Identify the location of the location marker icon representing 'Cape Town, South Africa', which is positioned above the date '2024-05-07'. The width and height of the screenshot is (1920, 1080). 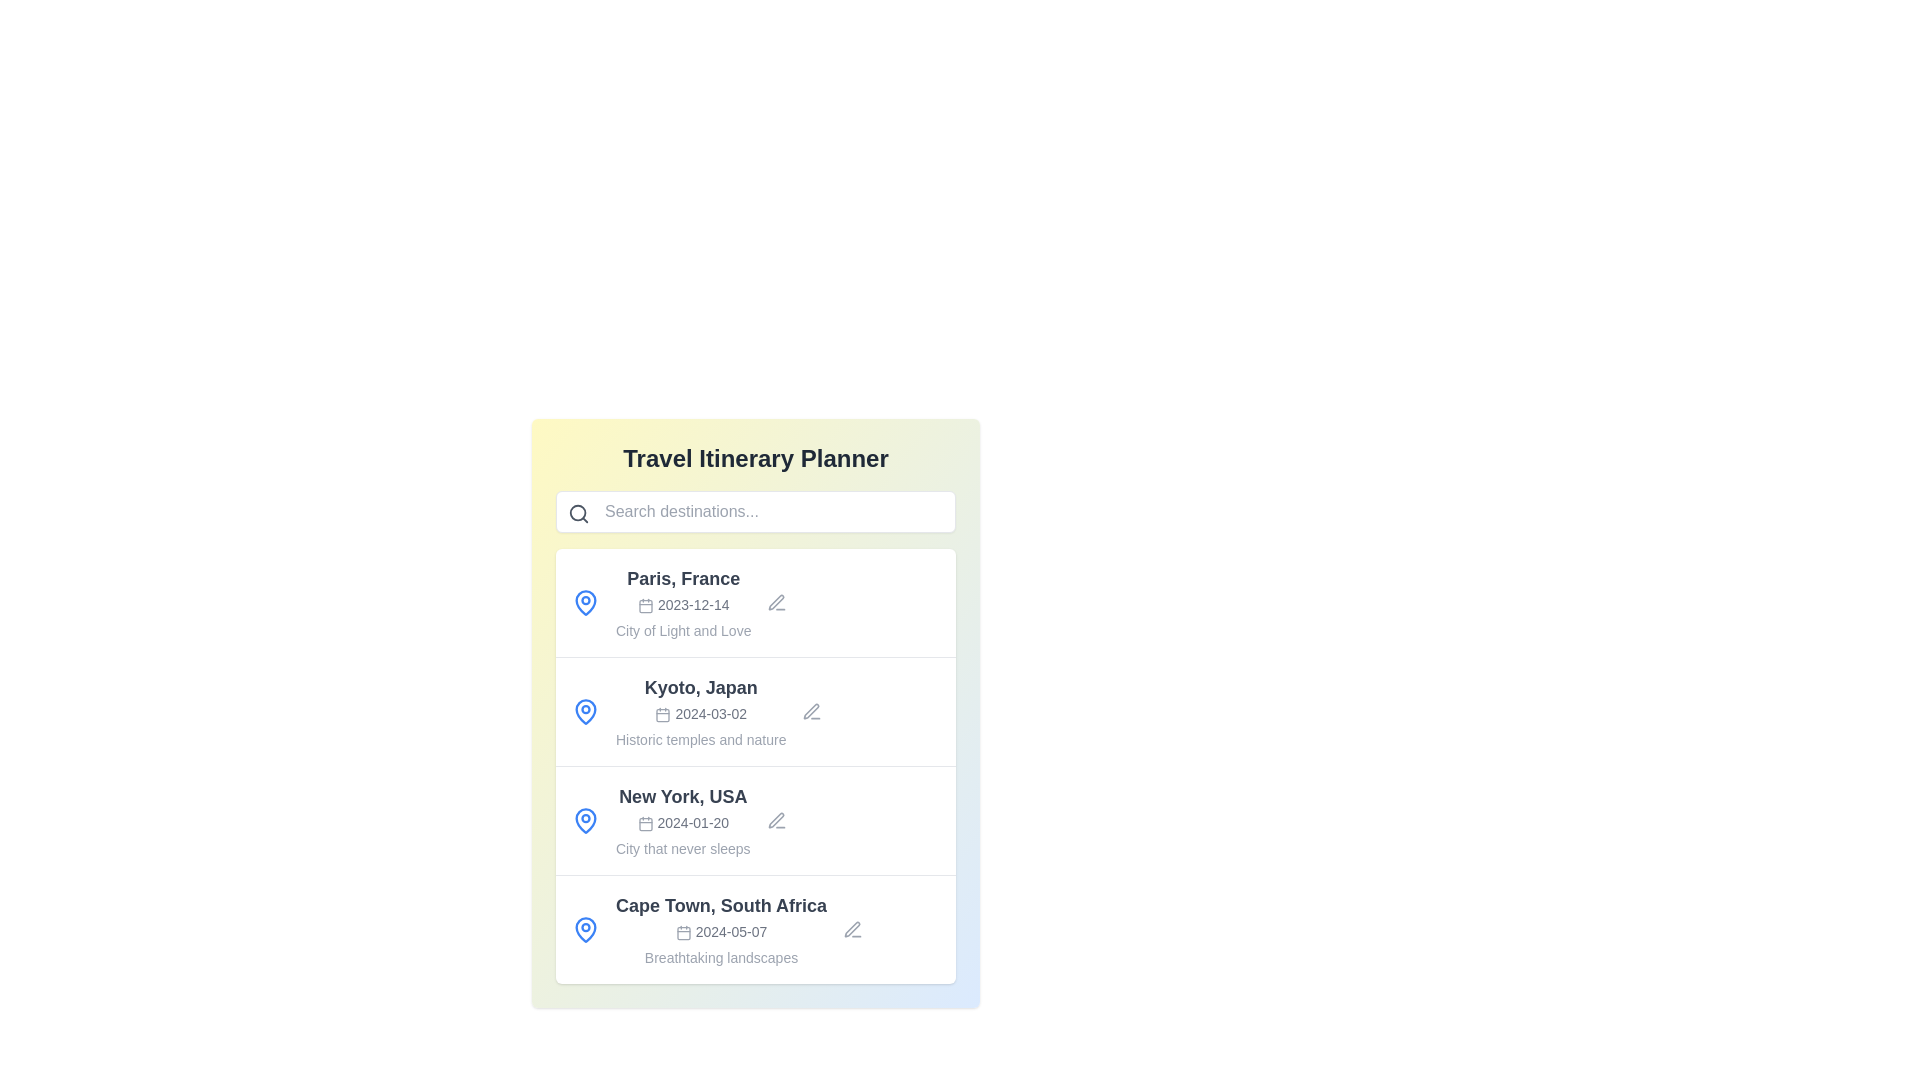
(584, 929).